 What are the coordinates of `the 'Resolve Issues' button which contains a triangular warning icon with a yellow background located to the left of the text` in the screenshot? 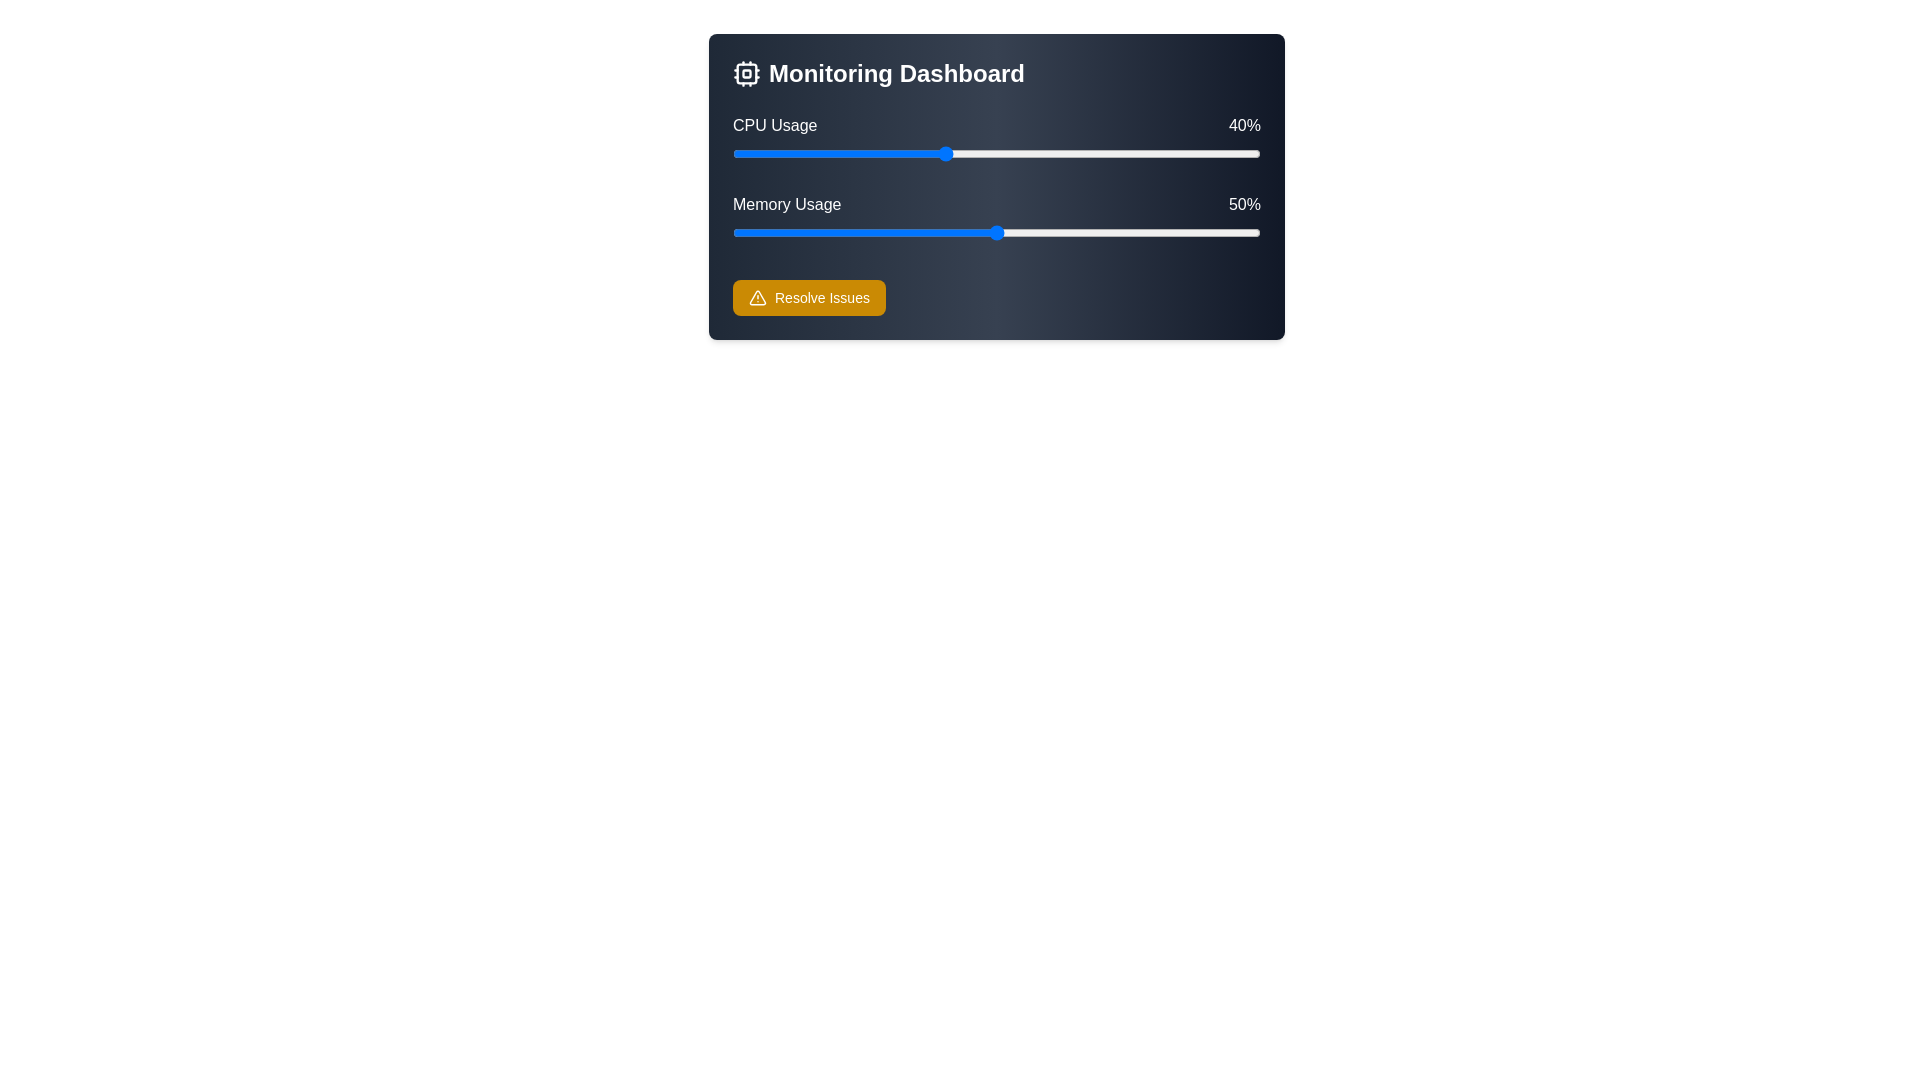 It's located at (757, 297).